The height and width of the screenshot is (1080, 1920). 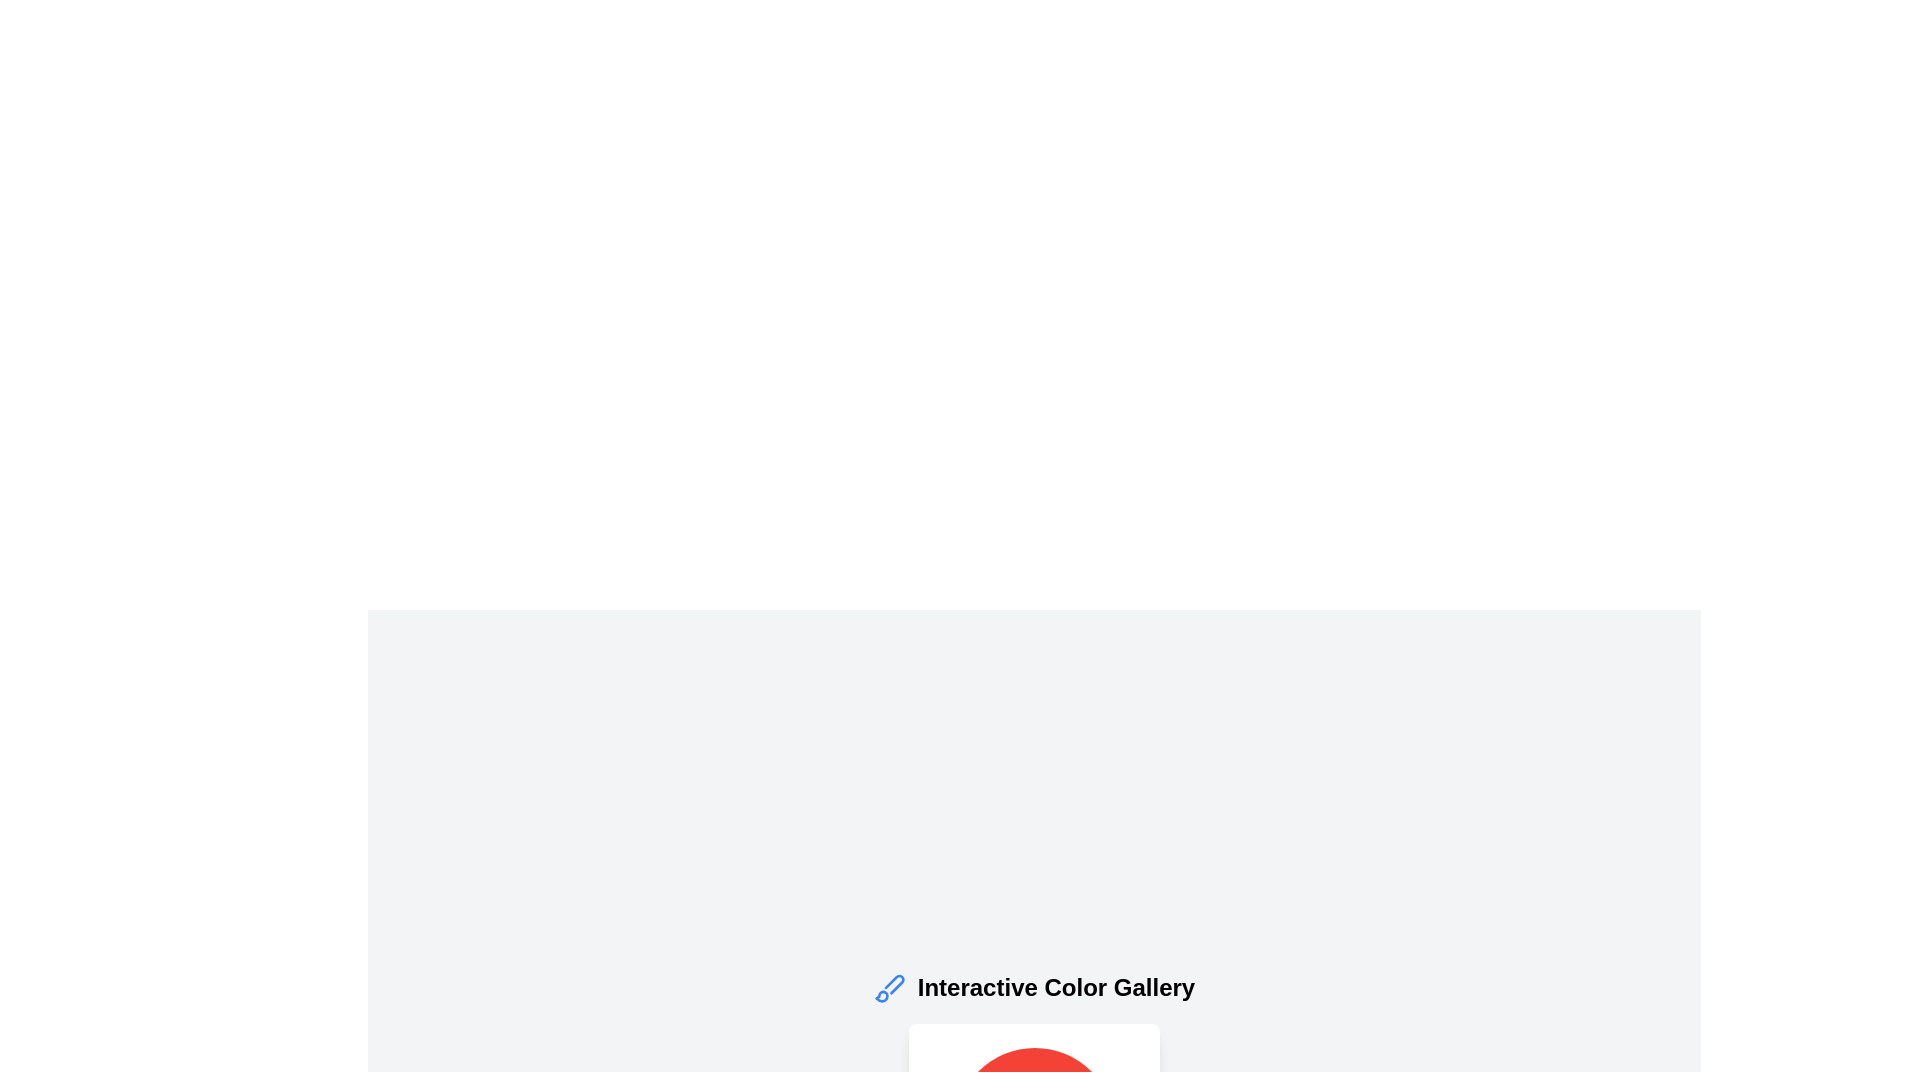 I want to click on the blue brush-like graphic icon located to the left of the 'Interactive Color Gallery' title text, so click(x=888, y=986).